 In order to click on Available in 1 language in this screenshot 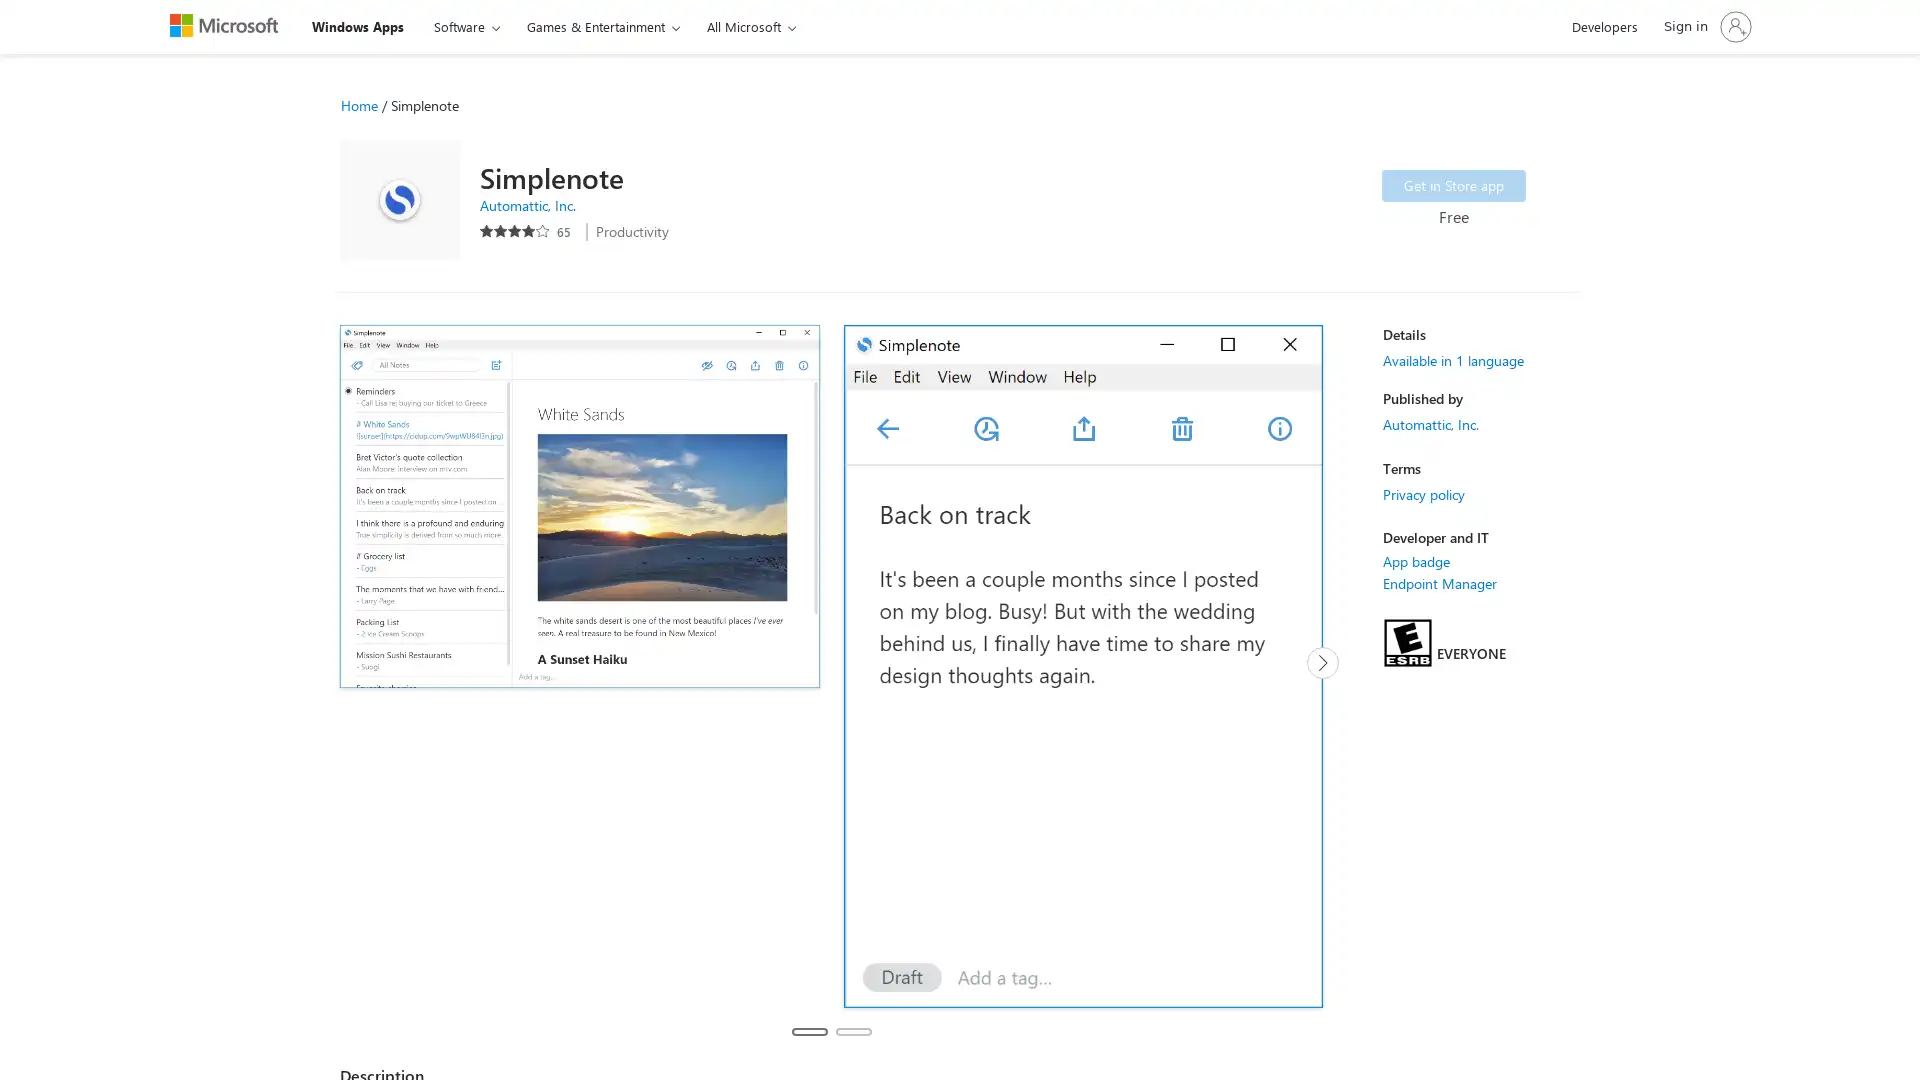, I will do `click(1453, 361)`.